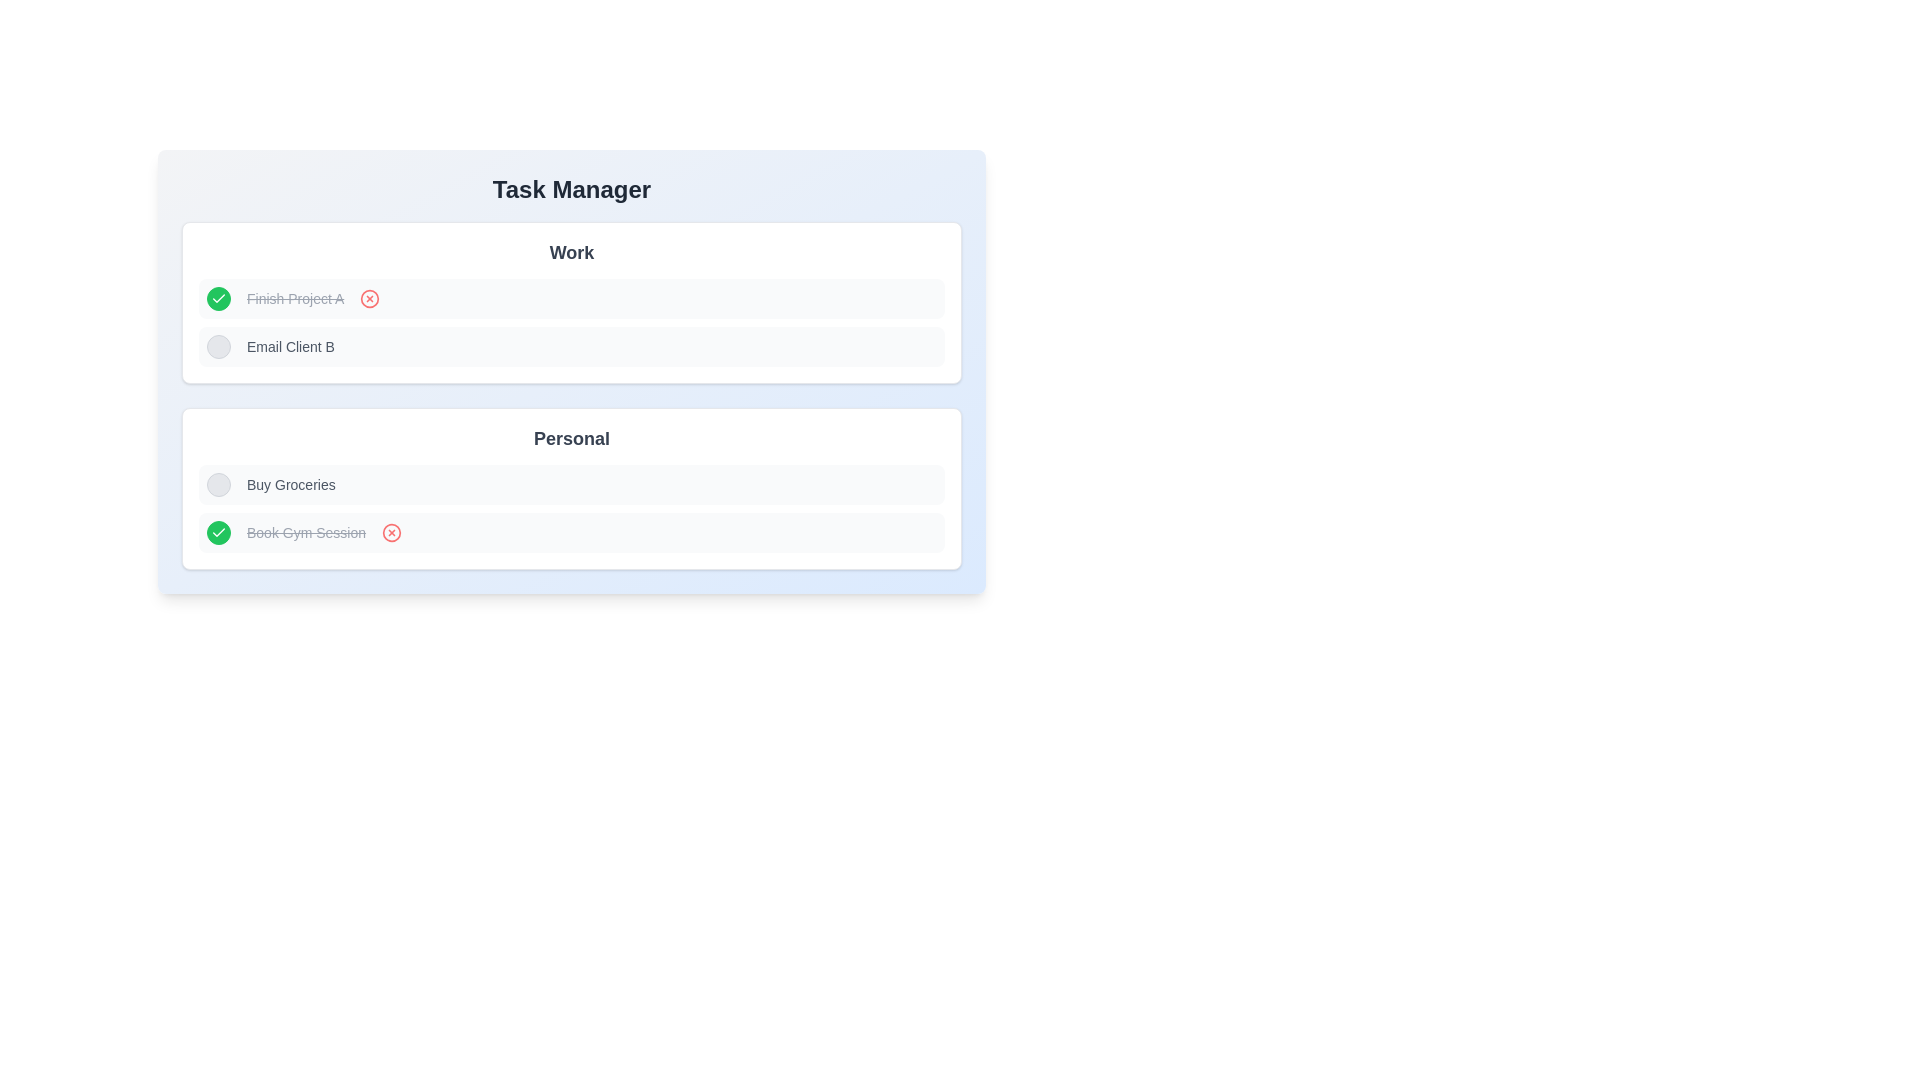 Image resolution: width=1920 pixels, height=1080 pixels. Describe the element at coordinates (570, 346) in the screenshot. I see `the task item labeled 'Email Client B' in the 'Work' section of the task management interface` at that location.